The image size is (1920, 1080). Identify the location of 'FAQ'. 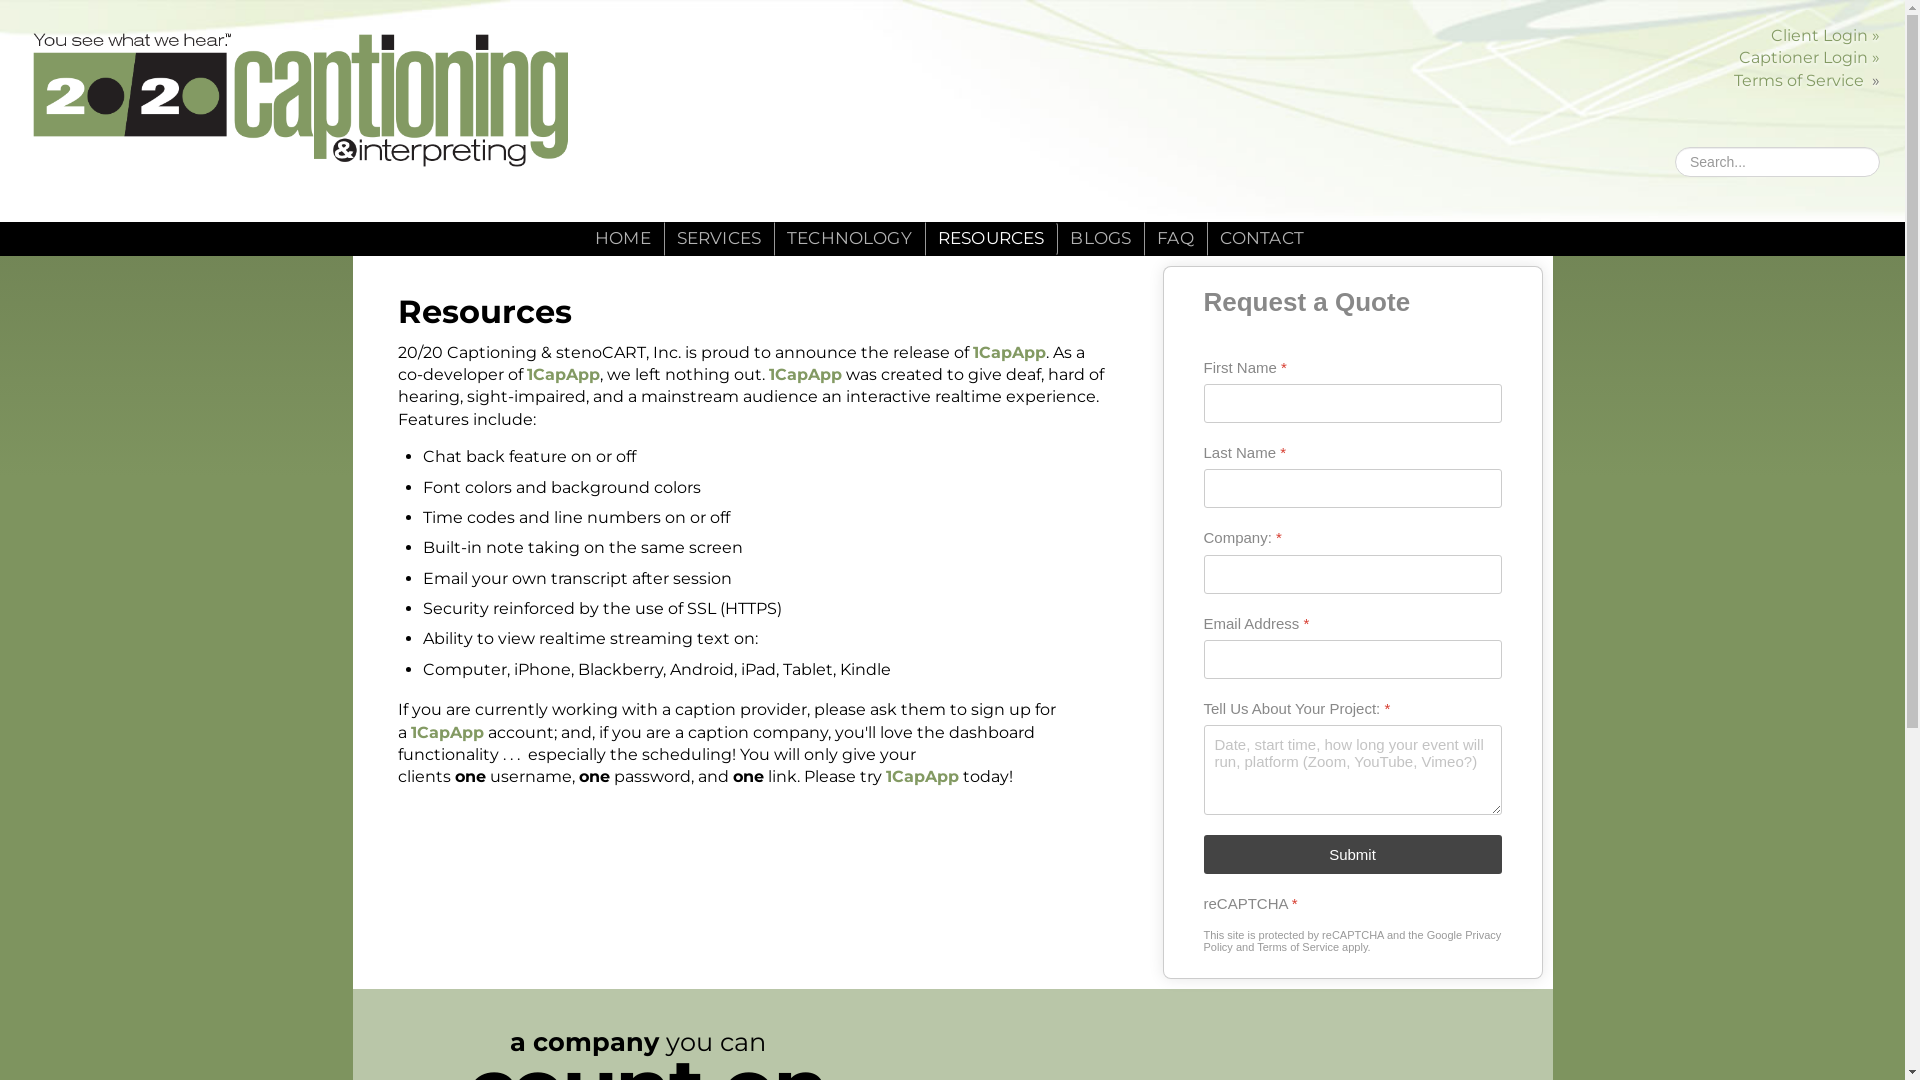
(1156, 238).